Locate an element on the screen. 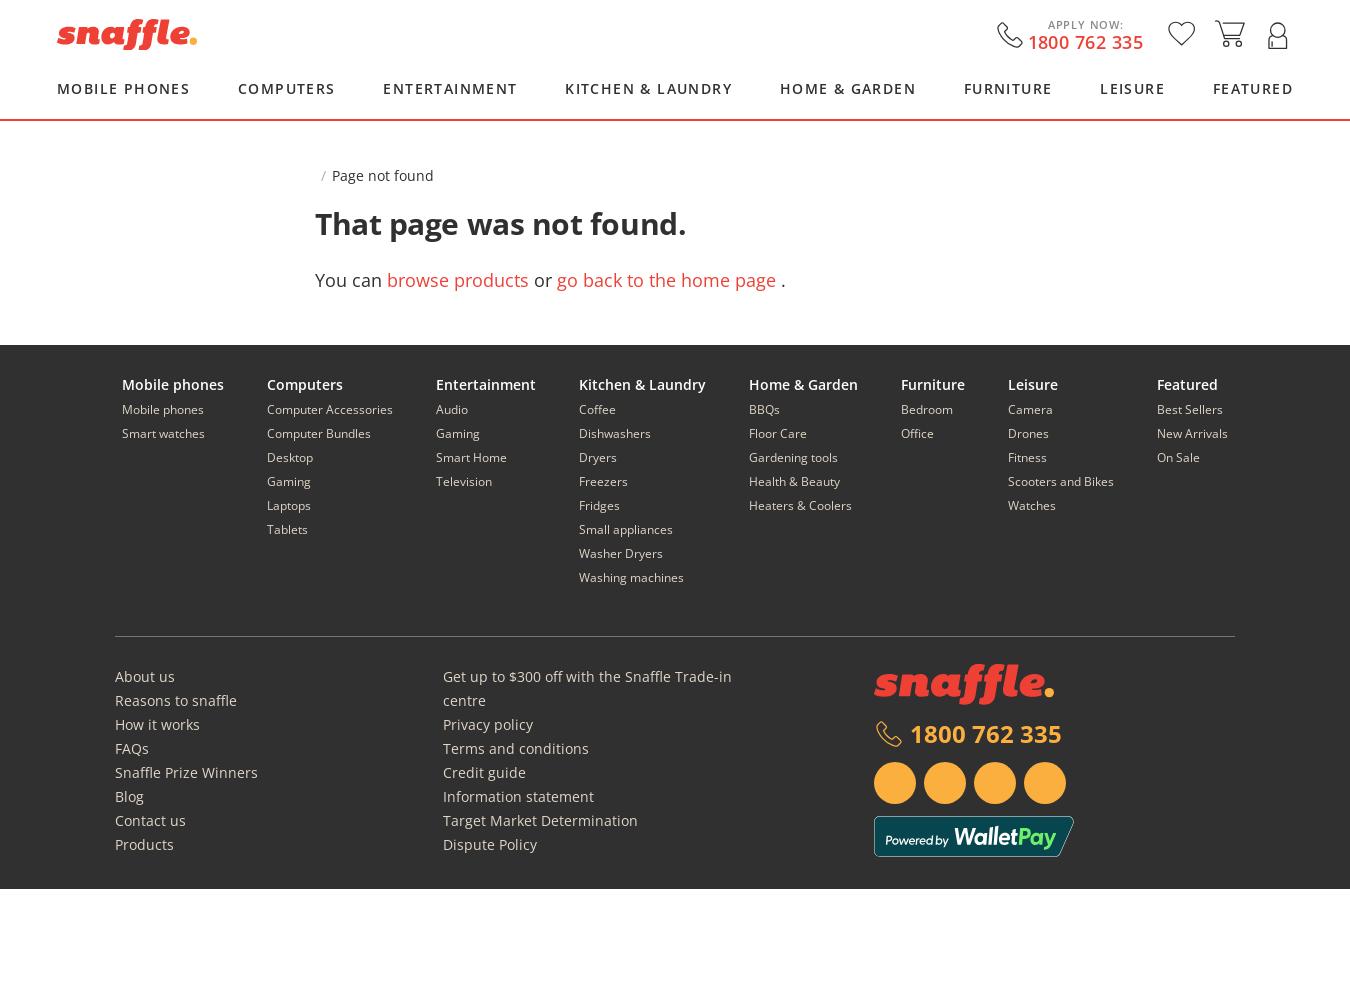  'Health & Beauty' is located at coordinates (794, 480).